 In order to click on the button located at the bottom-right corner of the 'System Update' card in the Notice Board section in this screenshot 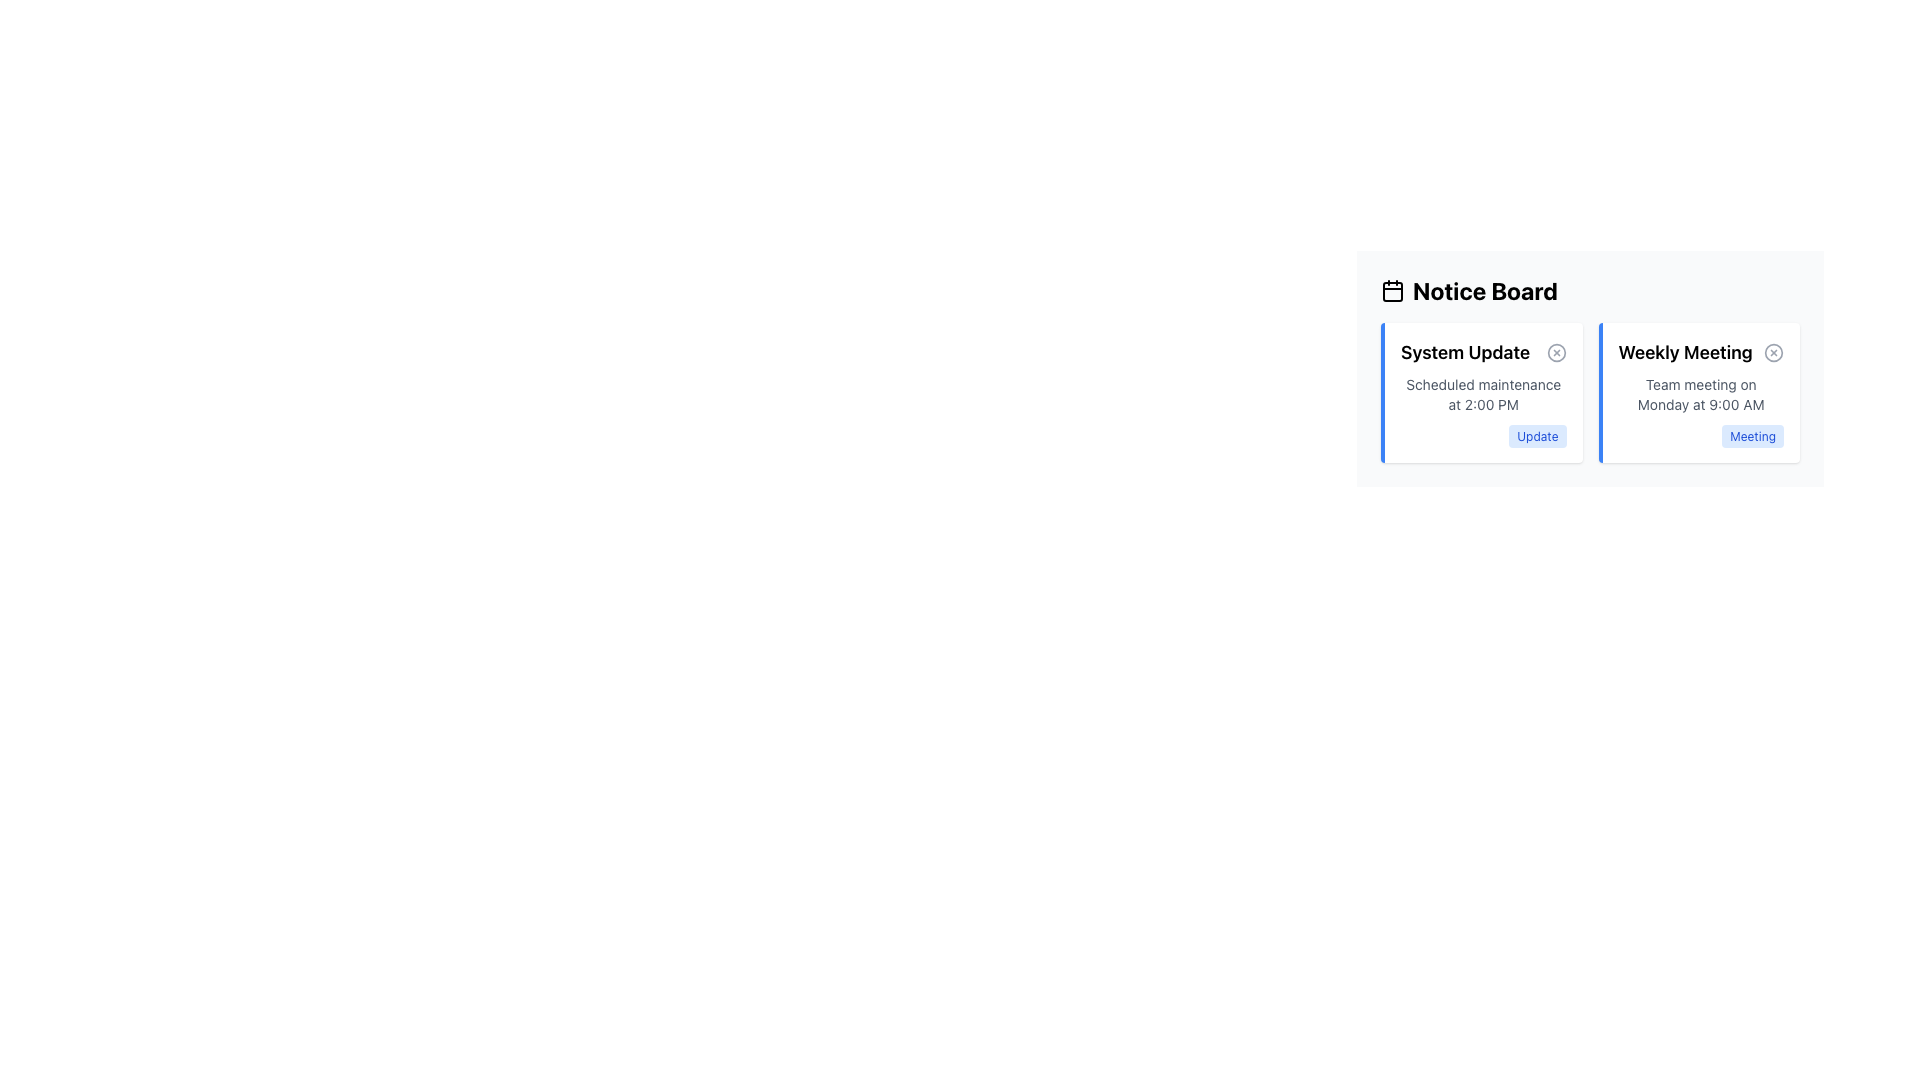, I will do `click(1536, 435)`.